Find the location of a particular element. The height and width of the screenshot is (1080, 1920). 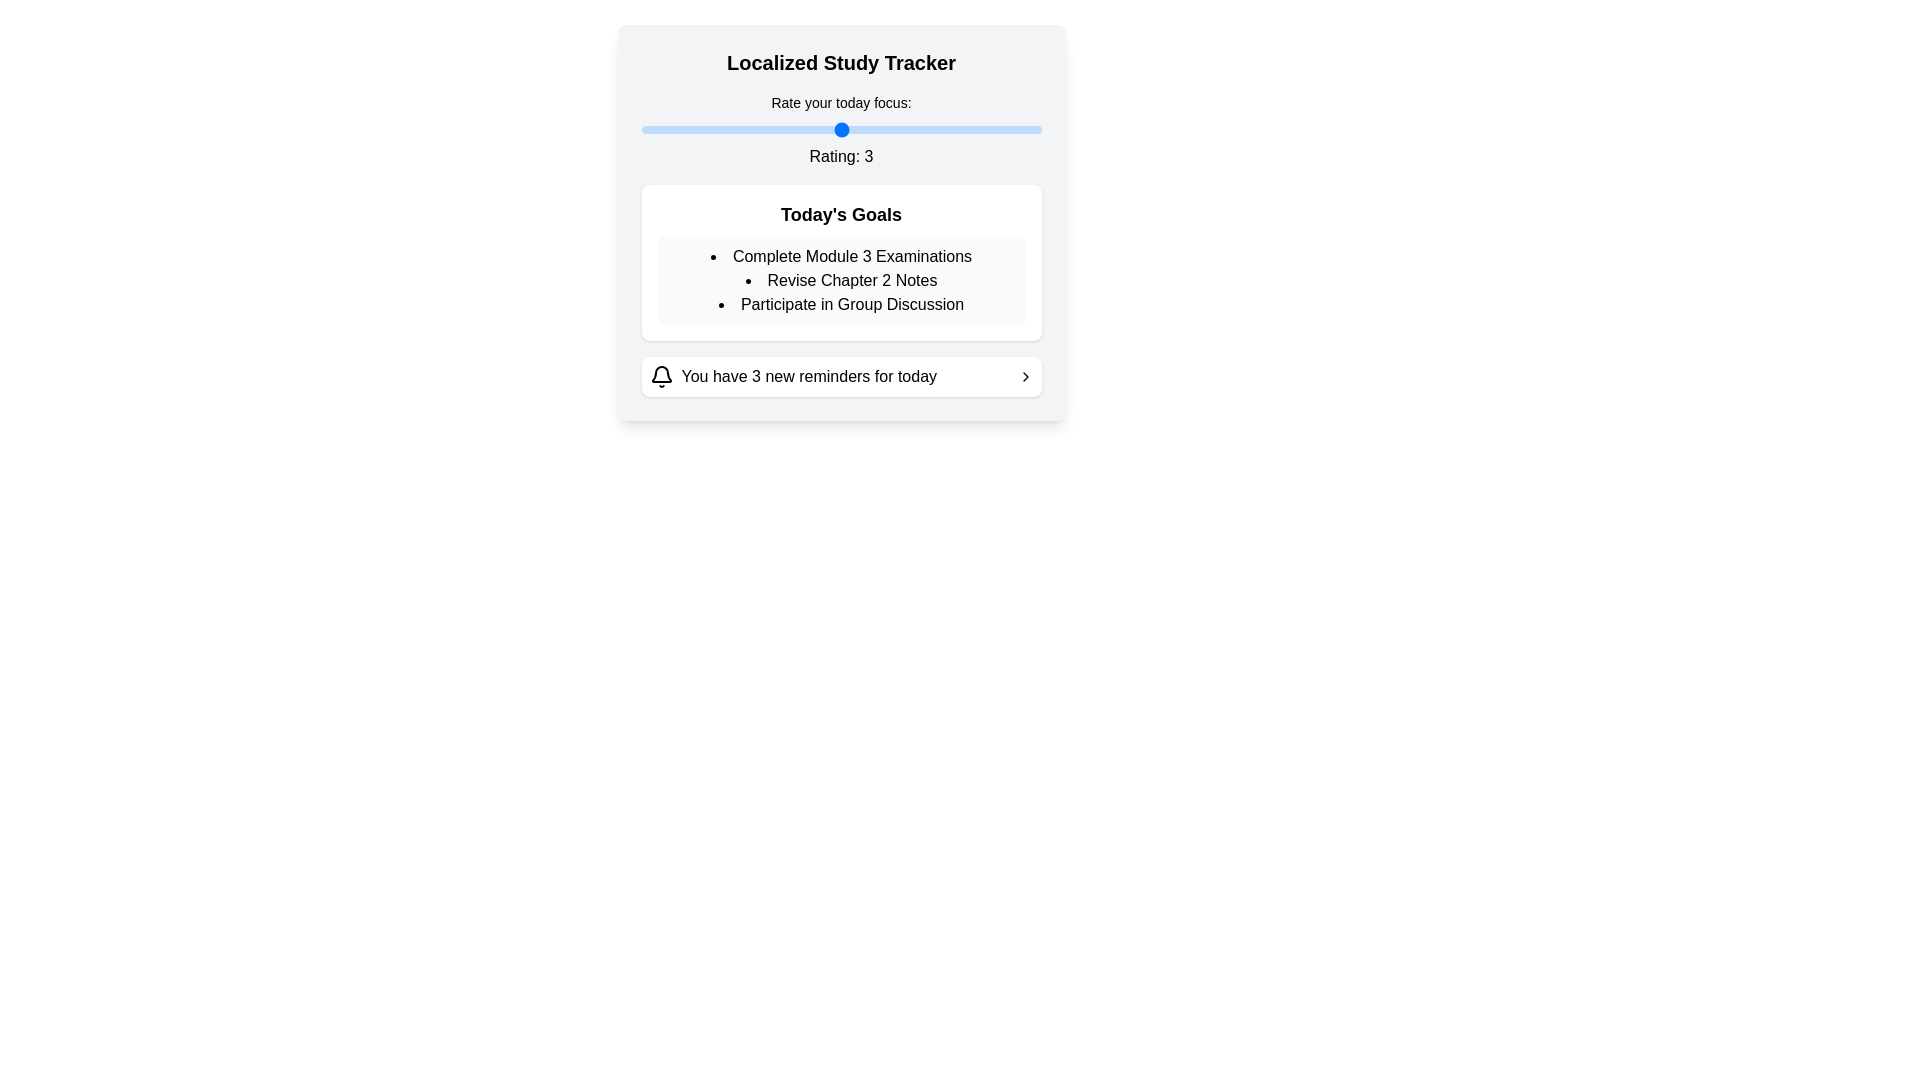

the right-facing chevron icon located at the far right of the notification panel that displays 'You have 3 new reminders for today' is located at coordinates (1025, 377).